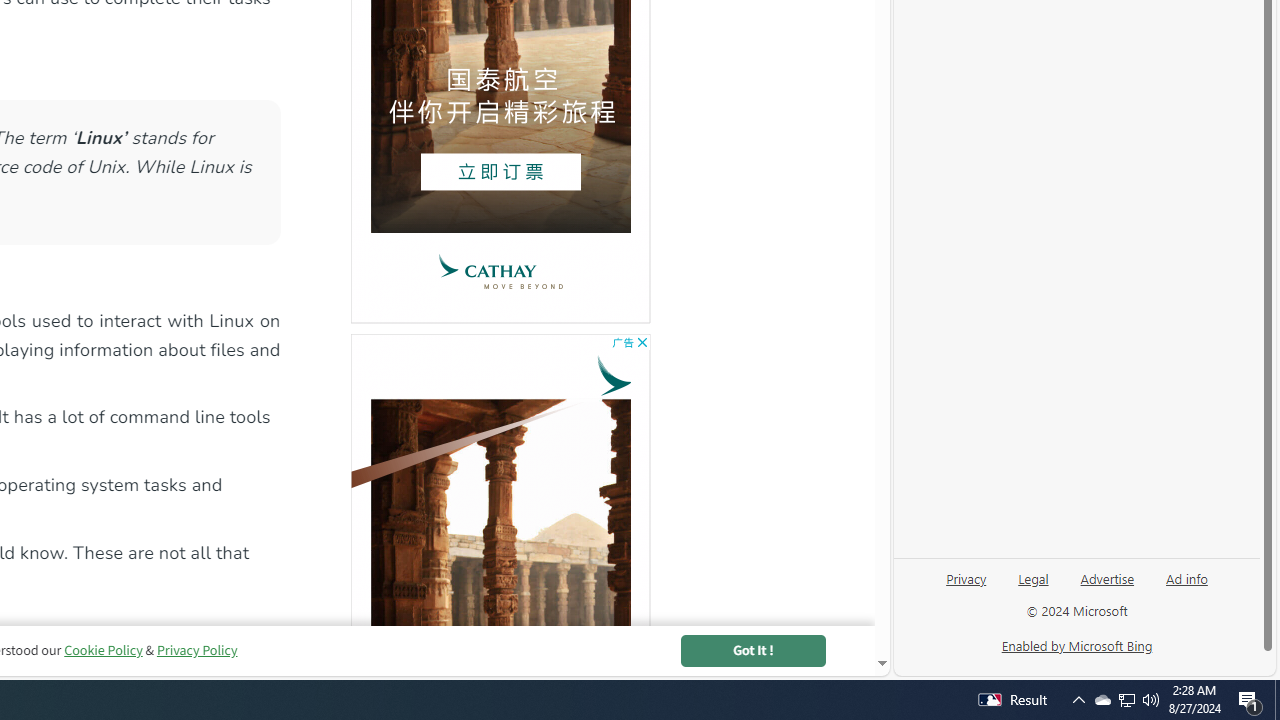 The width and height of the screenshot is (1280, 720). Describe the element at coordinates (641, 341) in the screenshot. I see `'AutomationID: cbb'` at that location.